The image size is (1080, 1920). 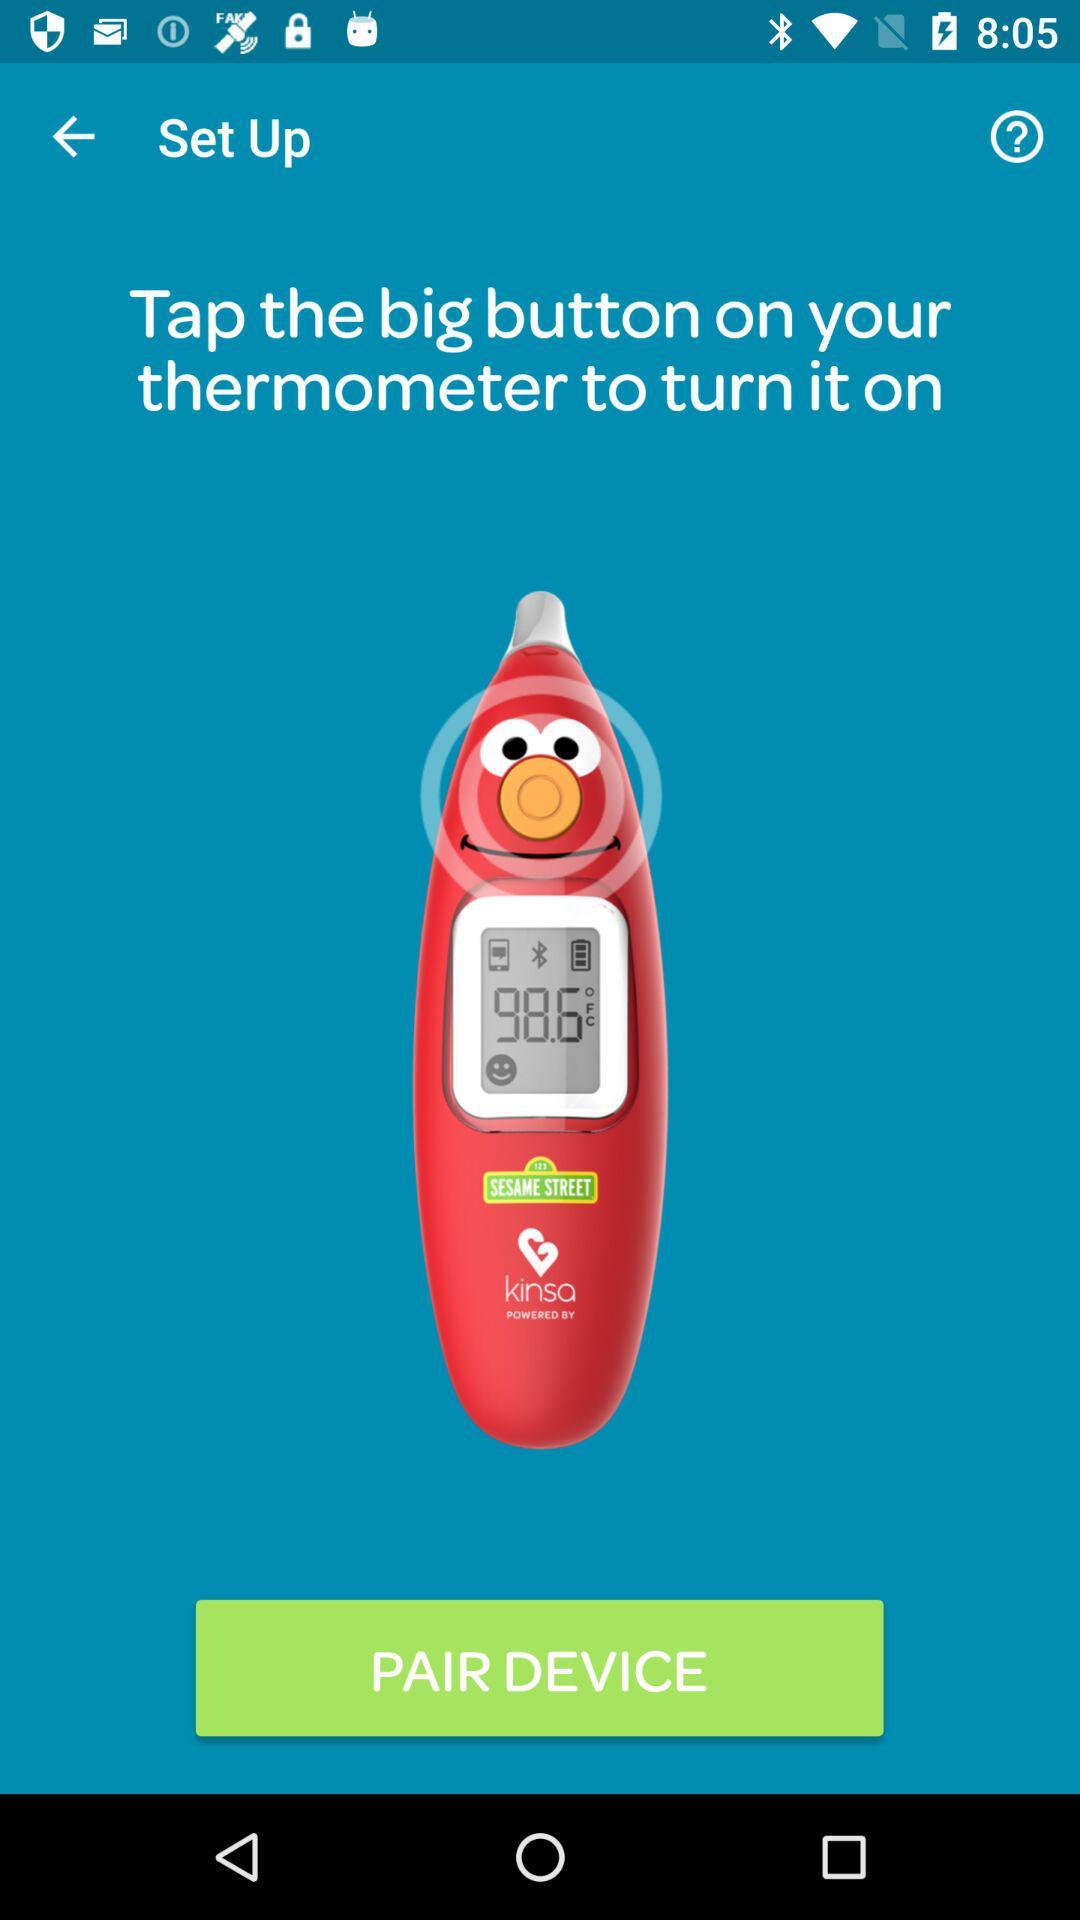 I want to click on pair device, so click(x=538, y=1668).